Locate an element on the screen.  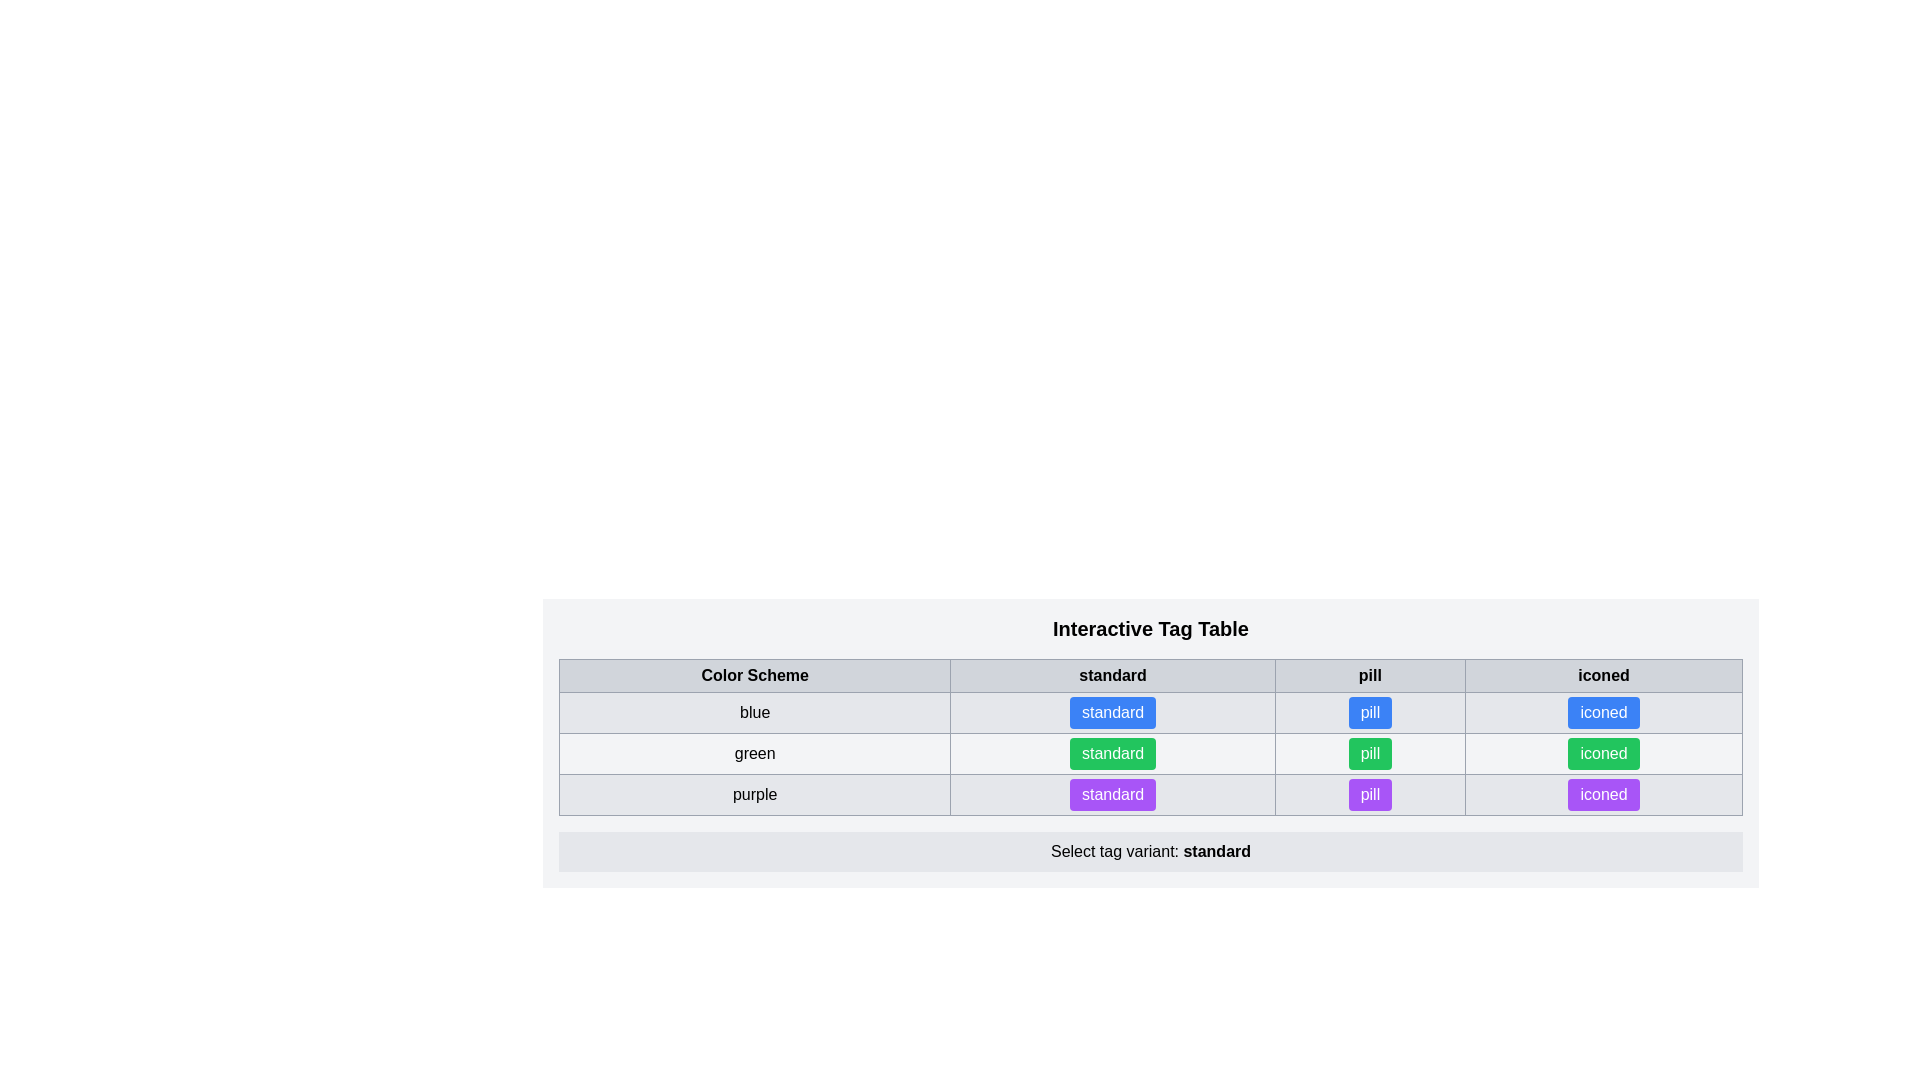
the green rectangular button labeled 'pill' in the second row of the 'Interactive Tag Table' is located at coordinates (1369, 753).